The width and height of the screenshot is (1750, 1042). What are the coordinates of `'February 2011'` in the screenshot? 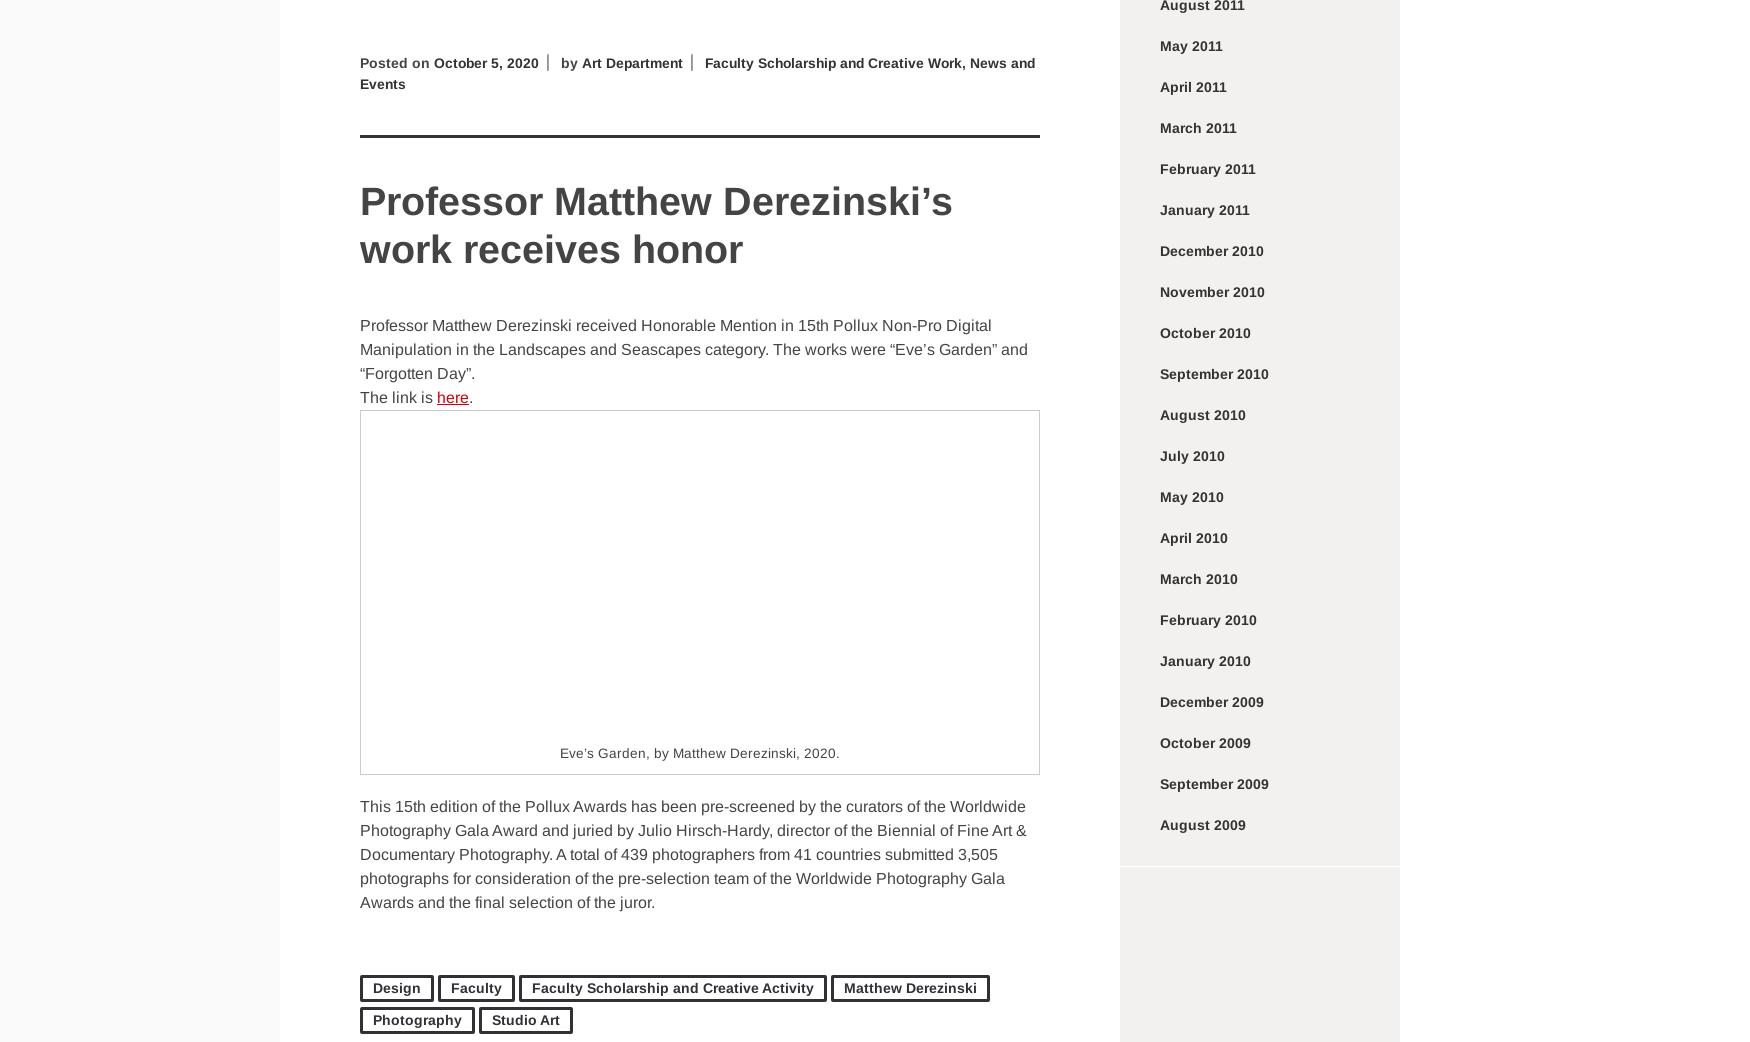 It's located at (1159, 169).